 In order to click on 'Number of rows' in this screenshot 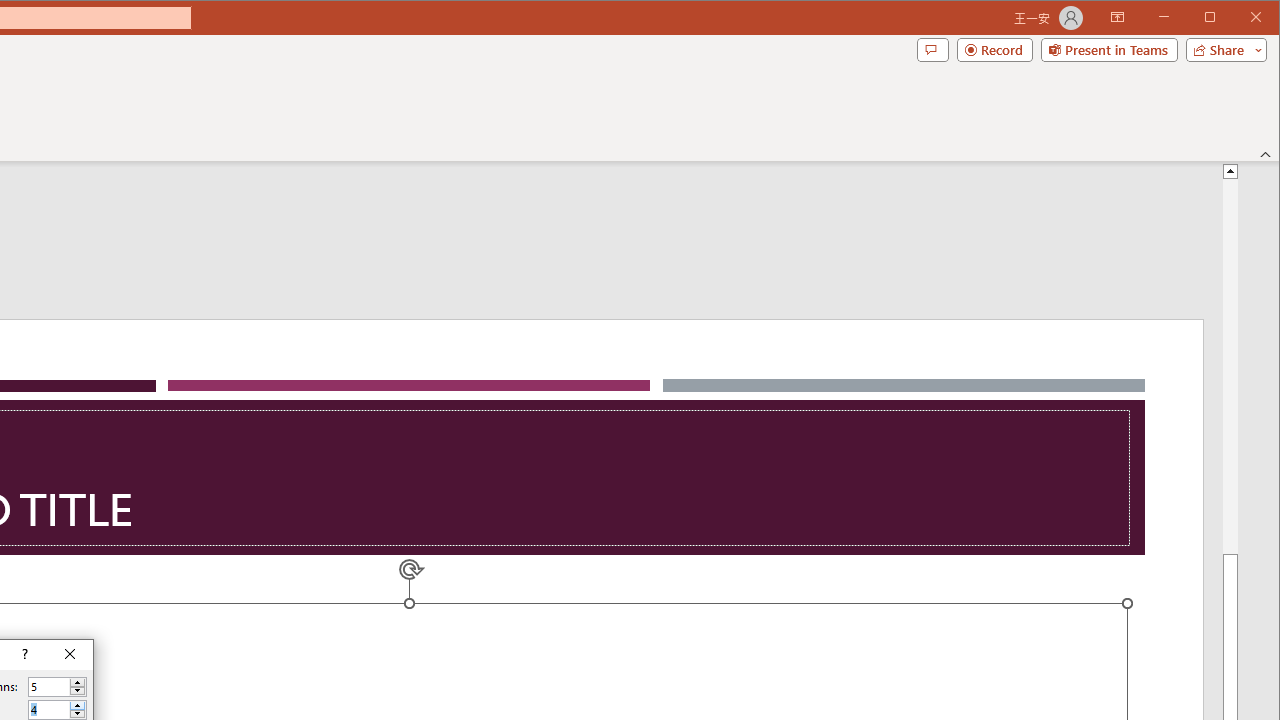, I will do `click(49, 709)`.